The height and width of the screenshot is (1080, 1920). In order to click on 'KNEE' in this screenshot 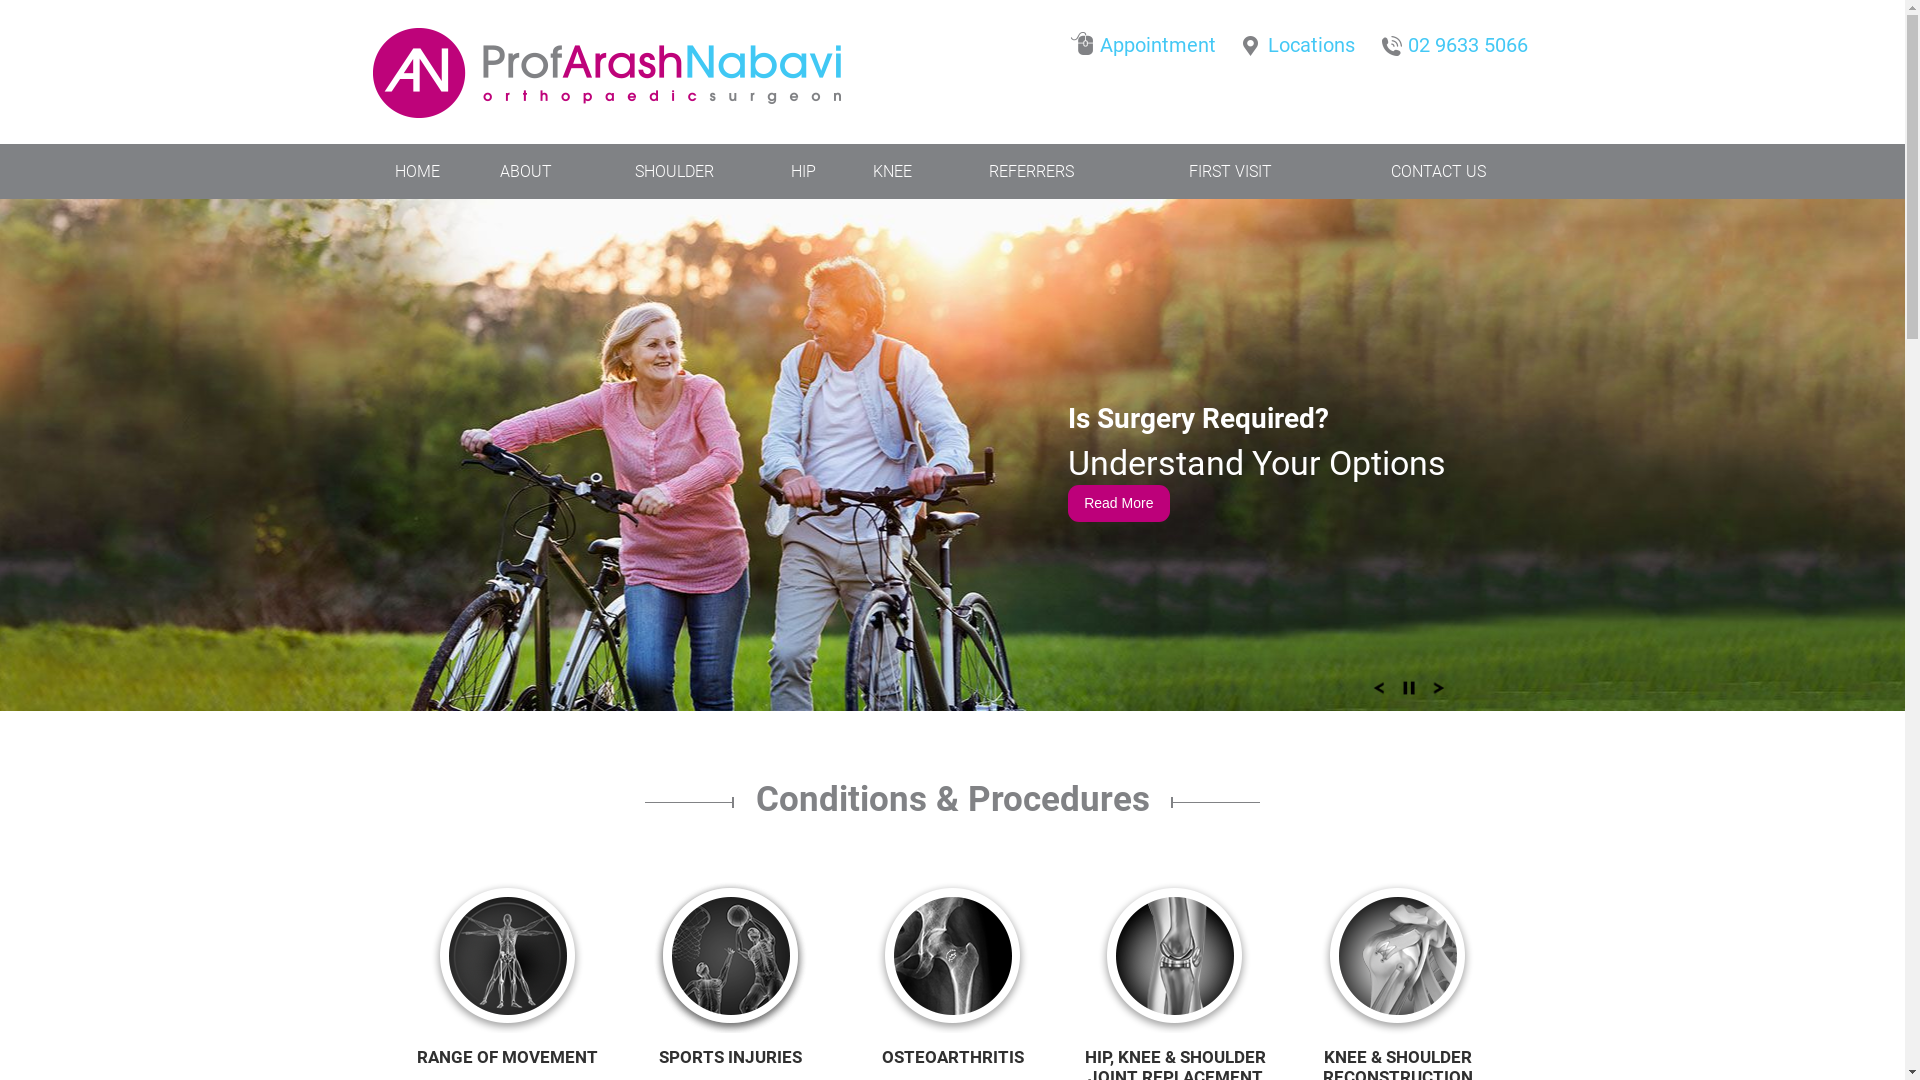, I will do `click(891, 170)`.